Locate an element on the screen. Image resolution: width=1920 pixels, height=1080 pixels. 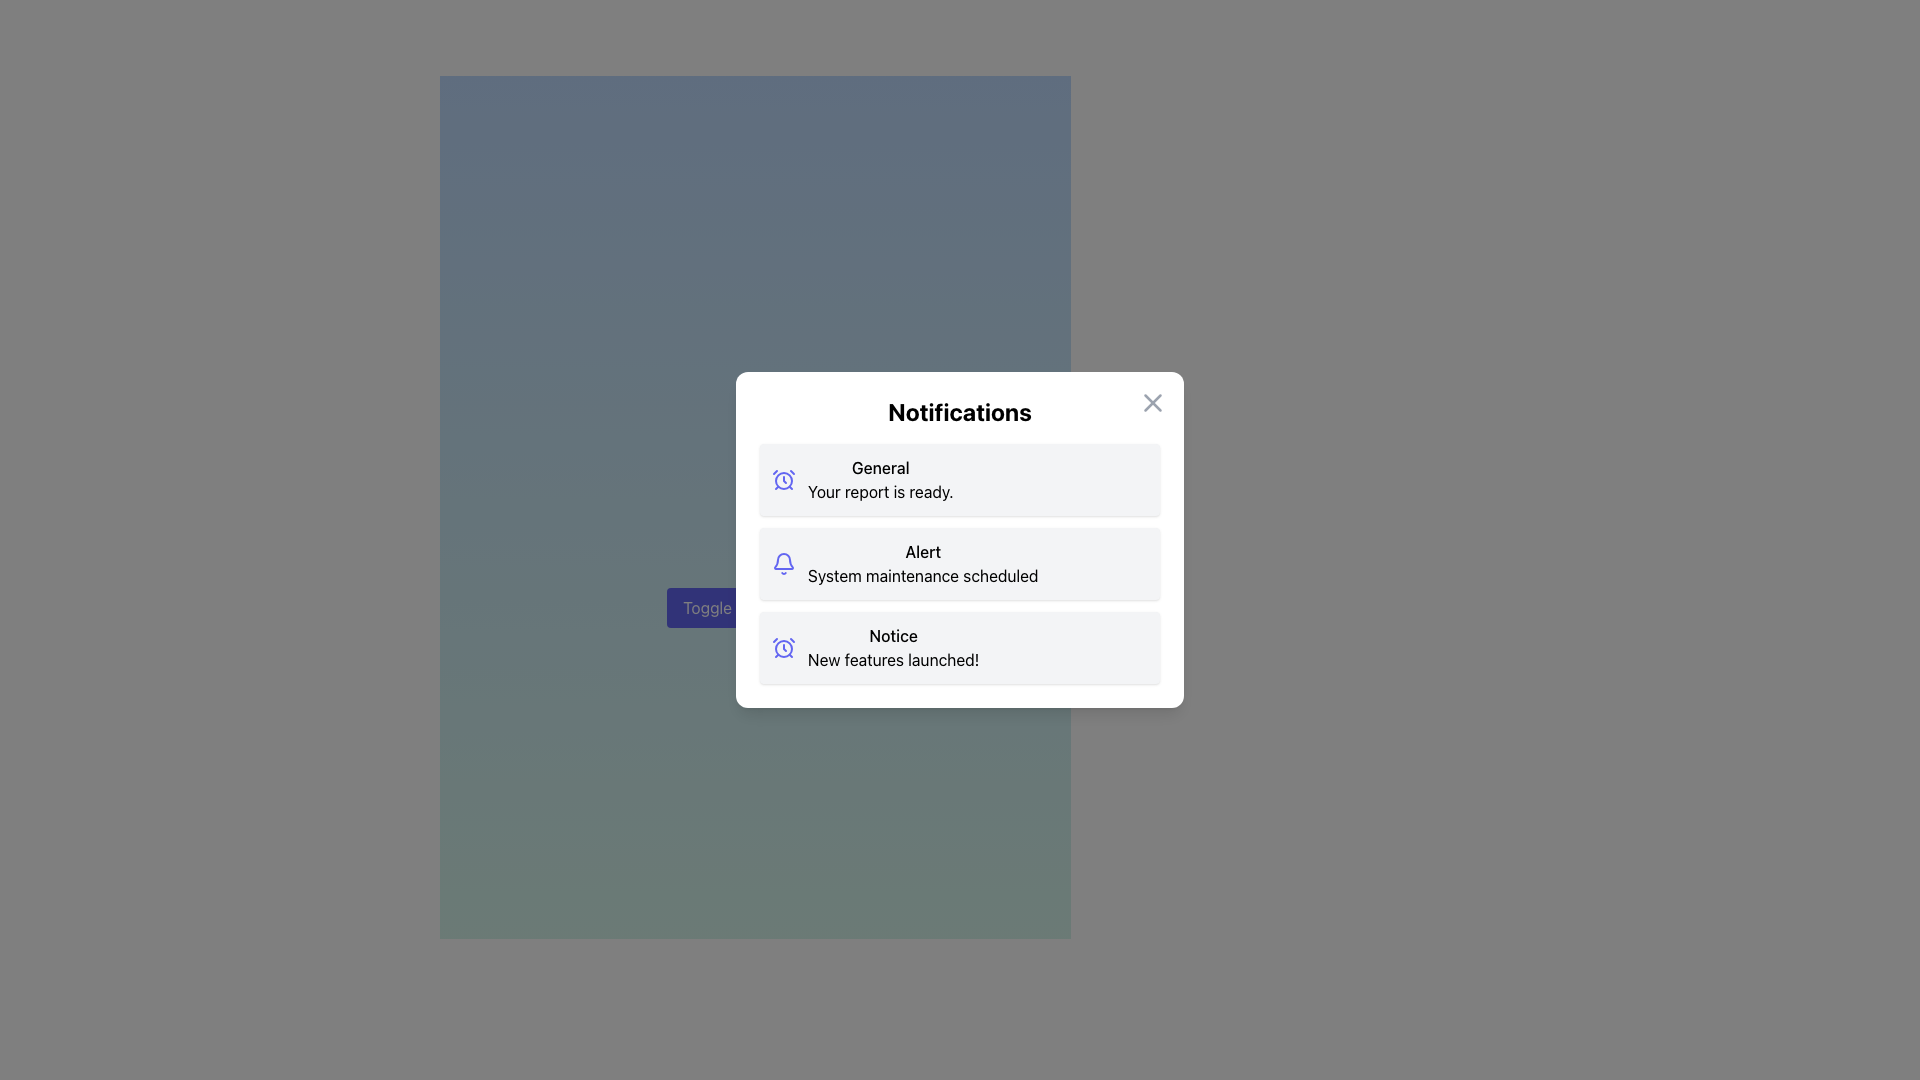
the 'Notice' text display element that shows 'New features launched!' in the notifications popup is located at coordinates (892, 648).